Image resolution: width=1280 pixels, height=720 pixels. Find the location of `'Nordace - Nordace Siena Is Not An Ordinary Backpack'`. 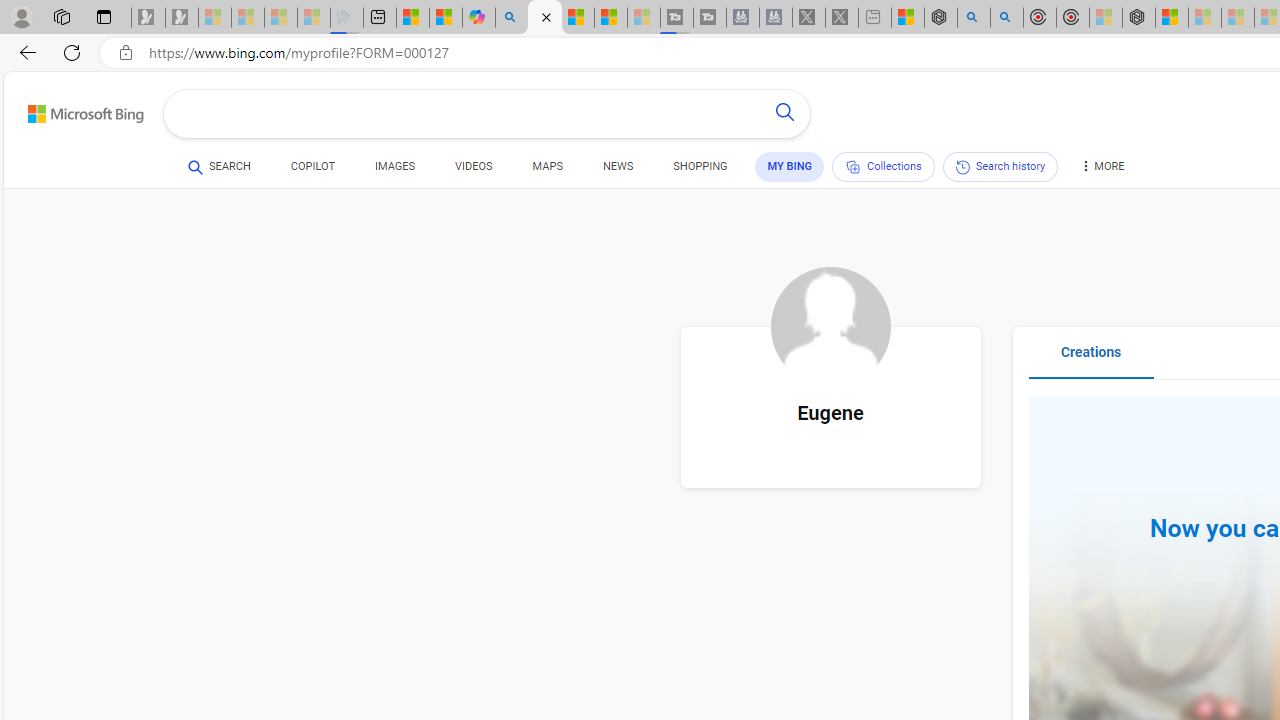

'Nordace - Nordace Siena Is Not An Ordinary Backpack' is located at coordinates (1138, 17).